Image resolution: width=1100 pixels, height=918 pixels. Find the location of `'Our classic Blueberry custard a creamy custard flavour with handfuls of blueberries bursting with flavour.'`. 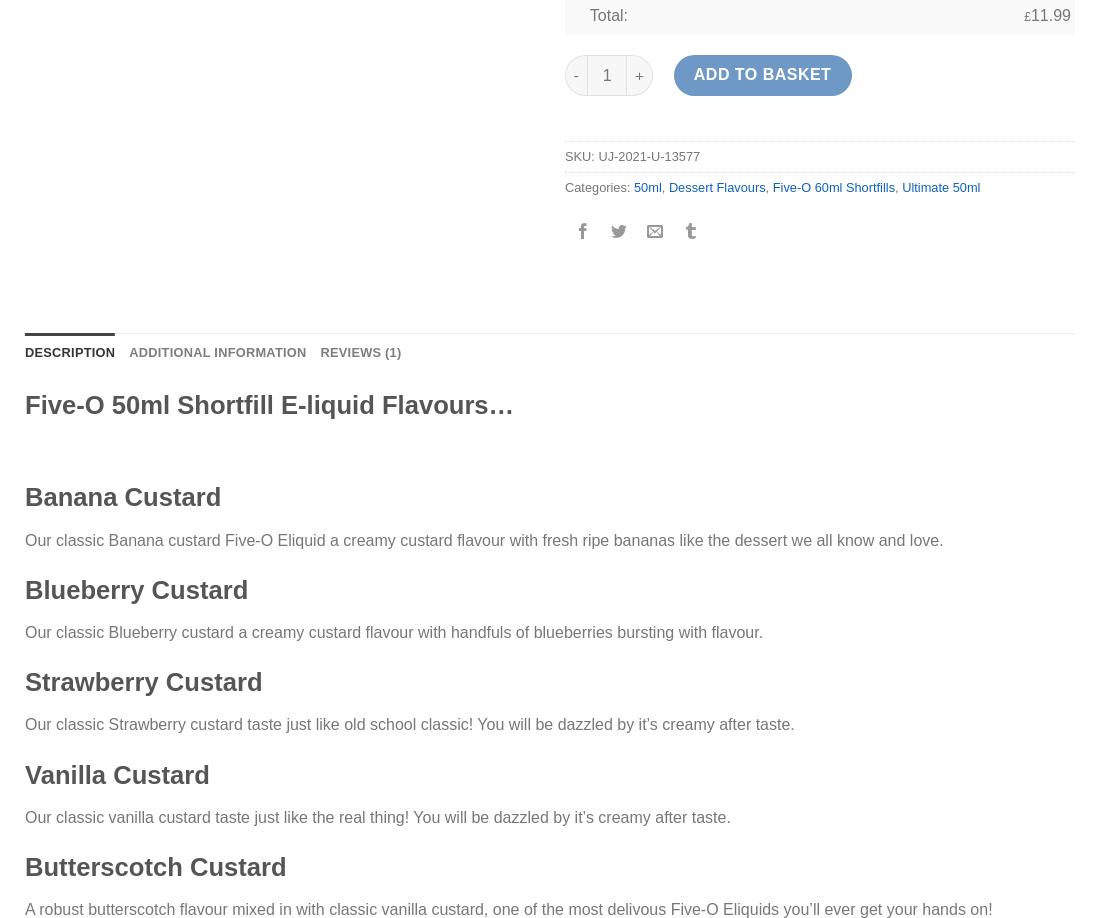

'Our classic Blueberry custard a creamy custard flavour with handfuls of blueberries bursting with flavour.' is located at coordinates (394, 631).